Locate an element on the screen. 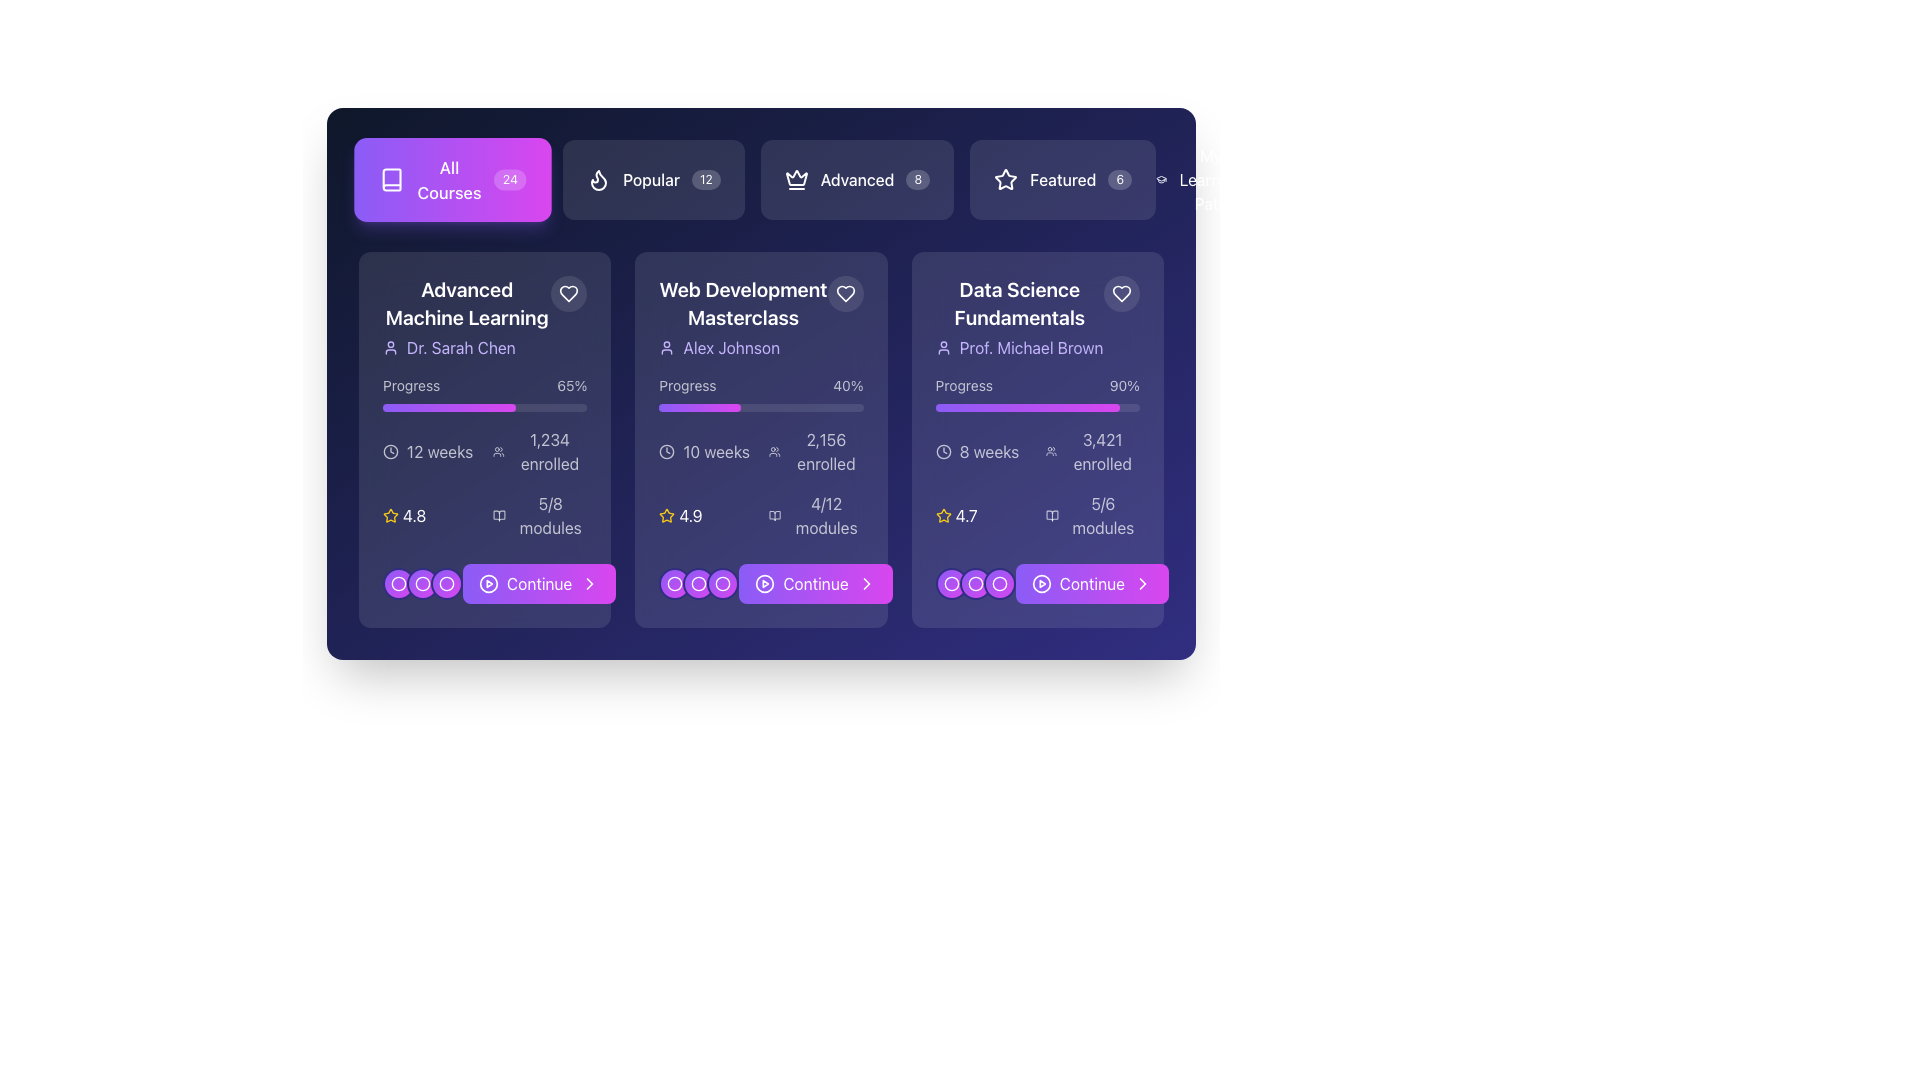  the informational Text label indicating the number of completed modules for the 'Data Science Fundamentals' course located at the bottom right corner of the card is located at coordinates (1102, 515).